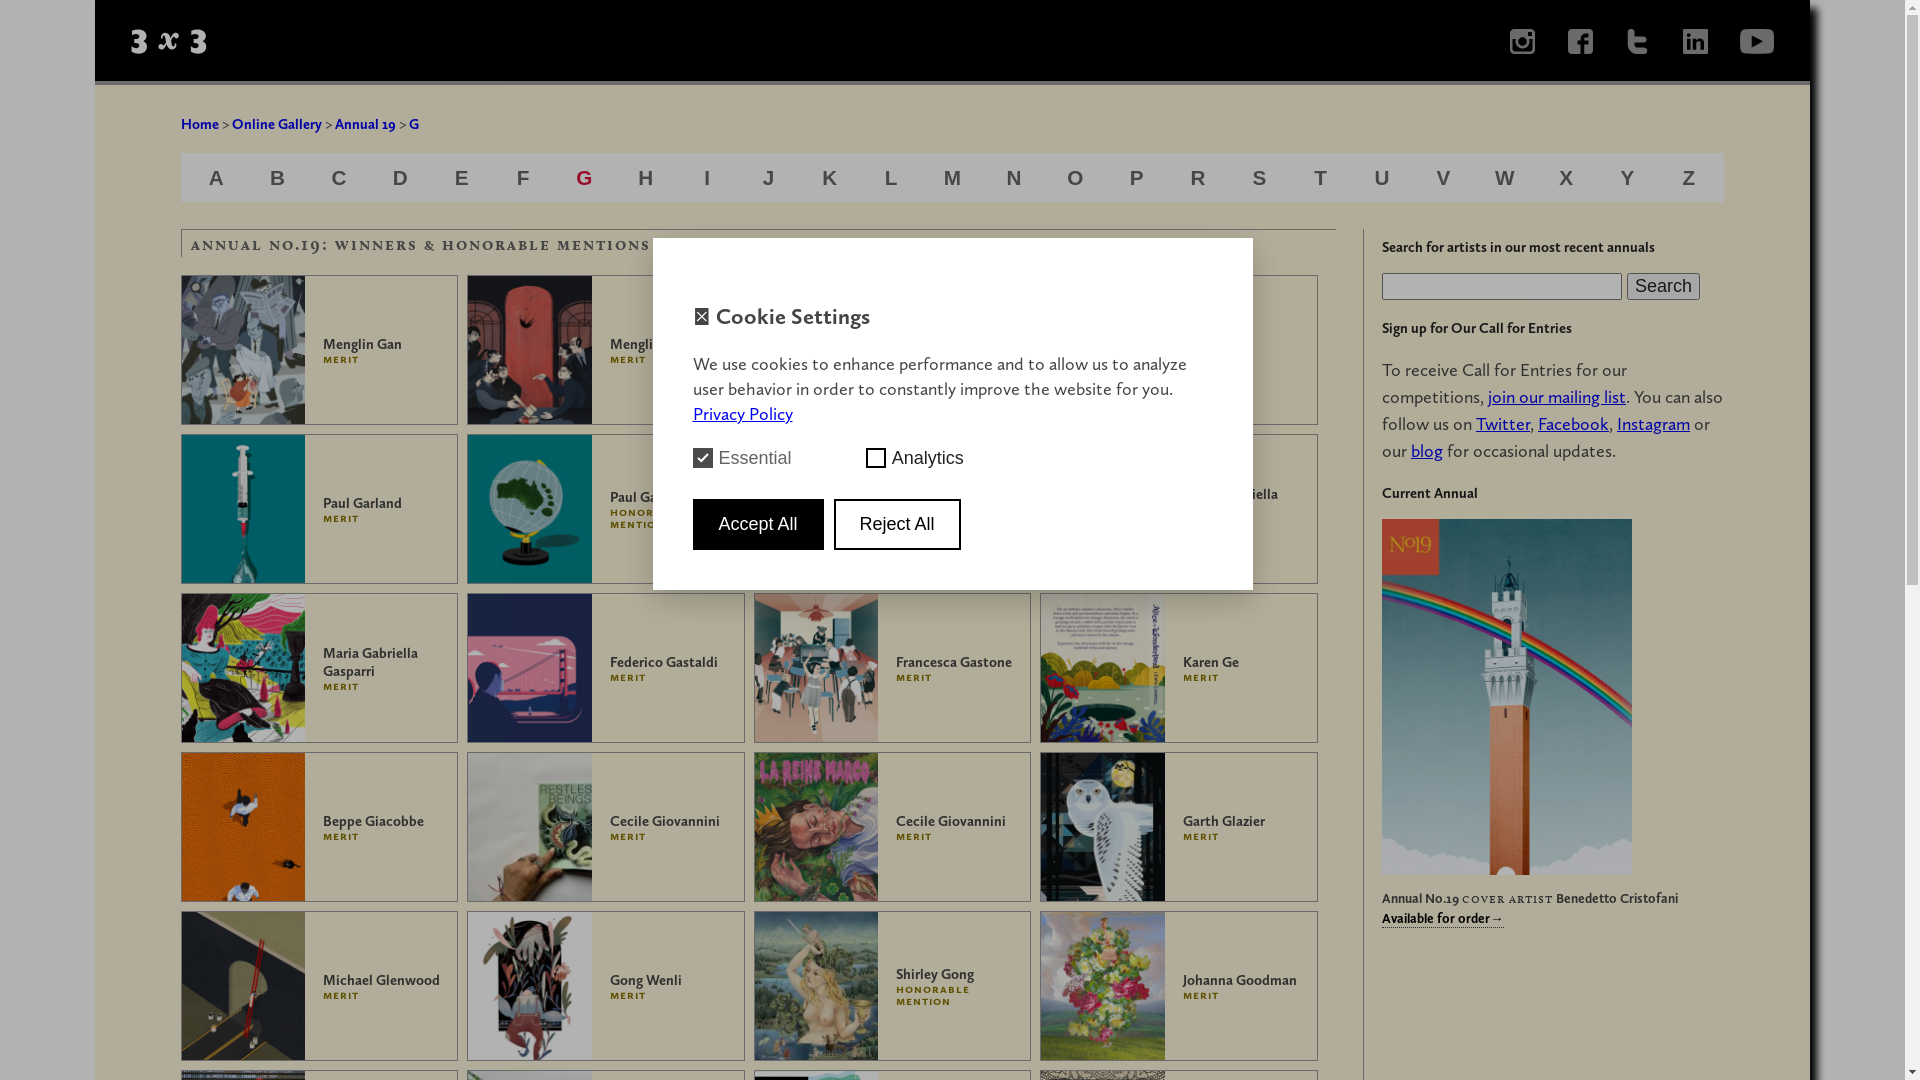  What do you see at coordinates (752, 985) in the screenshot?
I see `'Shirley Gong` at bounding box center [752, 985].